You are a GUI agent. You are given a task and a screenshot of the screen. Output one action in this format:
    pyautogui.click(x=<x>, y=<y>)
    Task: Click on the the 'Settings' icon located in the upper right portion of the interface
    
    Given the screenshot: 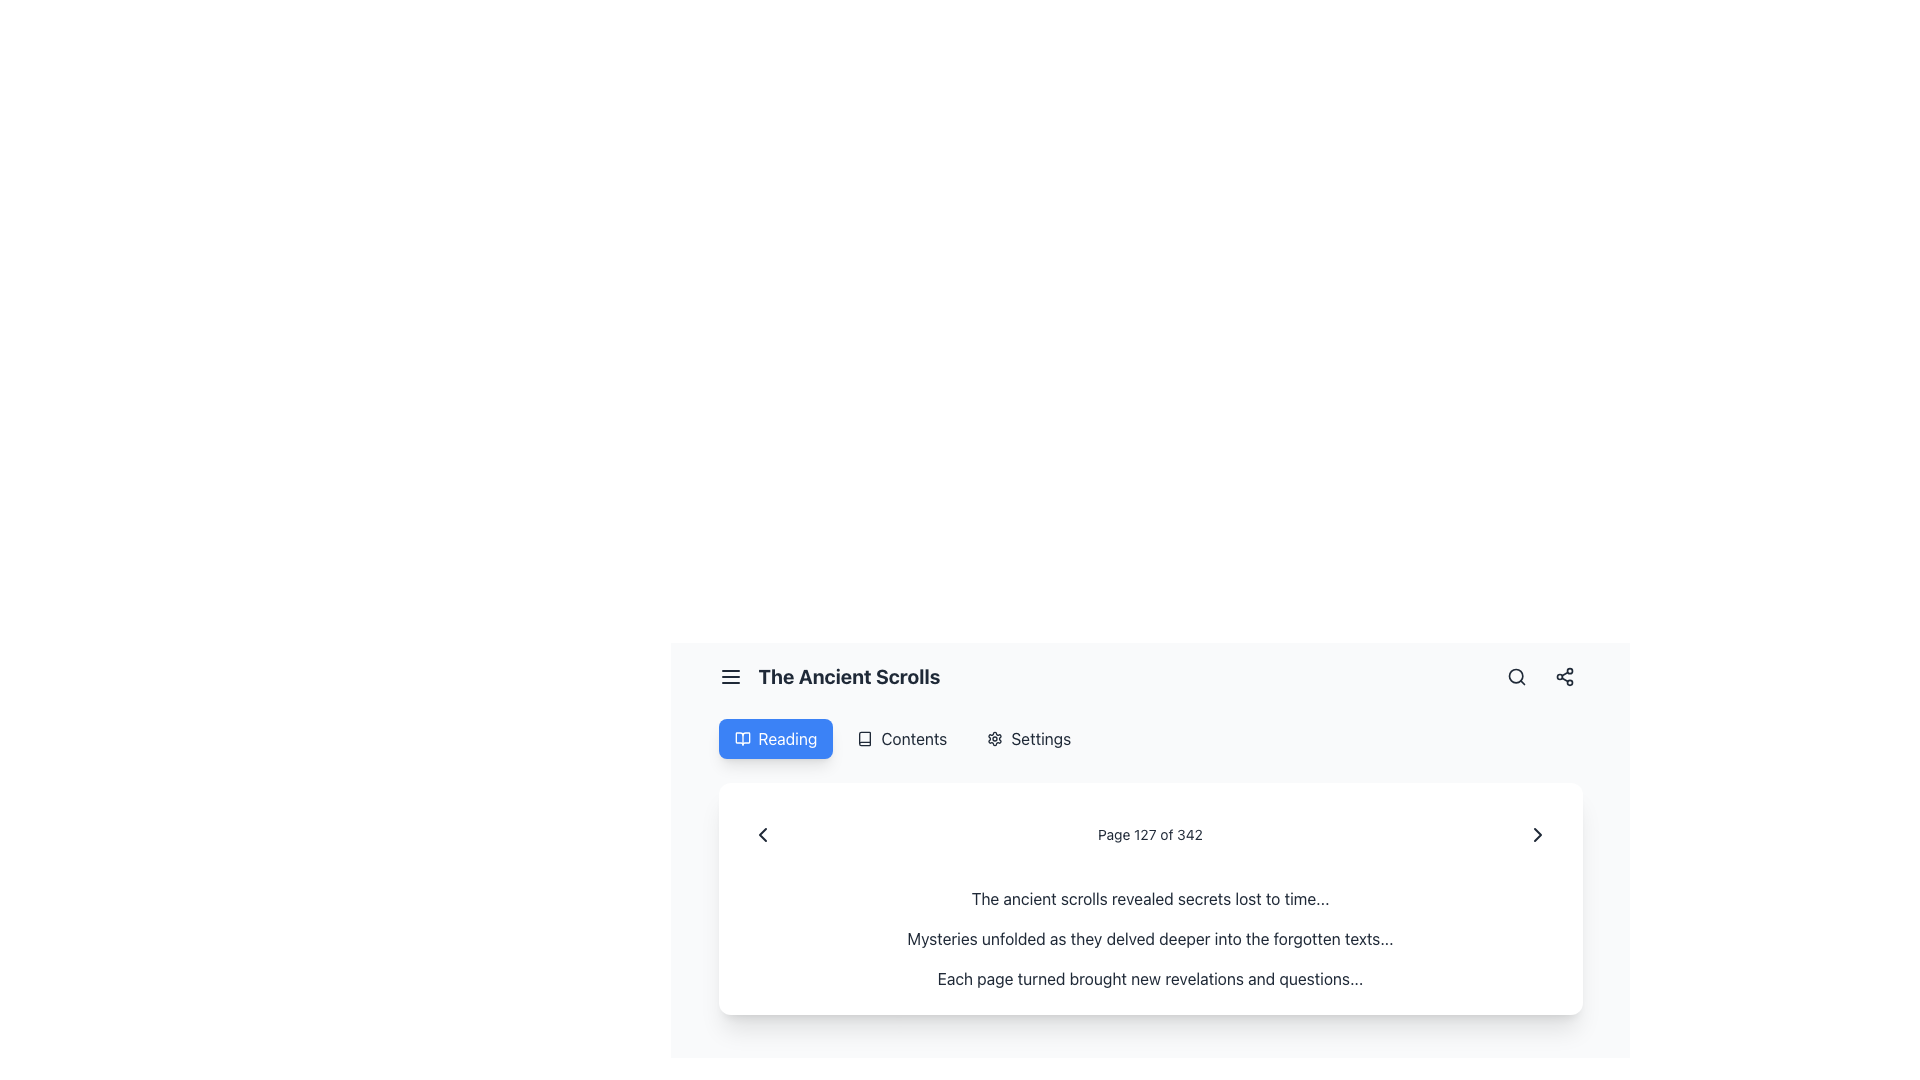 What is the action you would take?
    pyautogui.click(x=995, y=739)
    